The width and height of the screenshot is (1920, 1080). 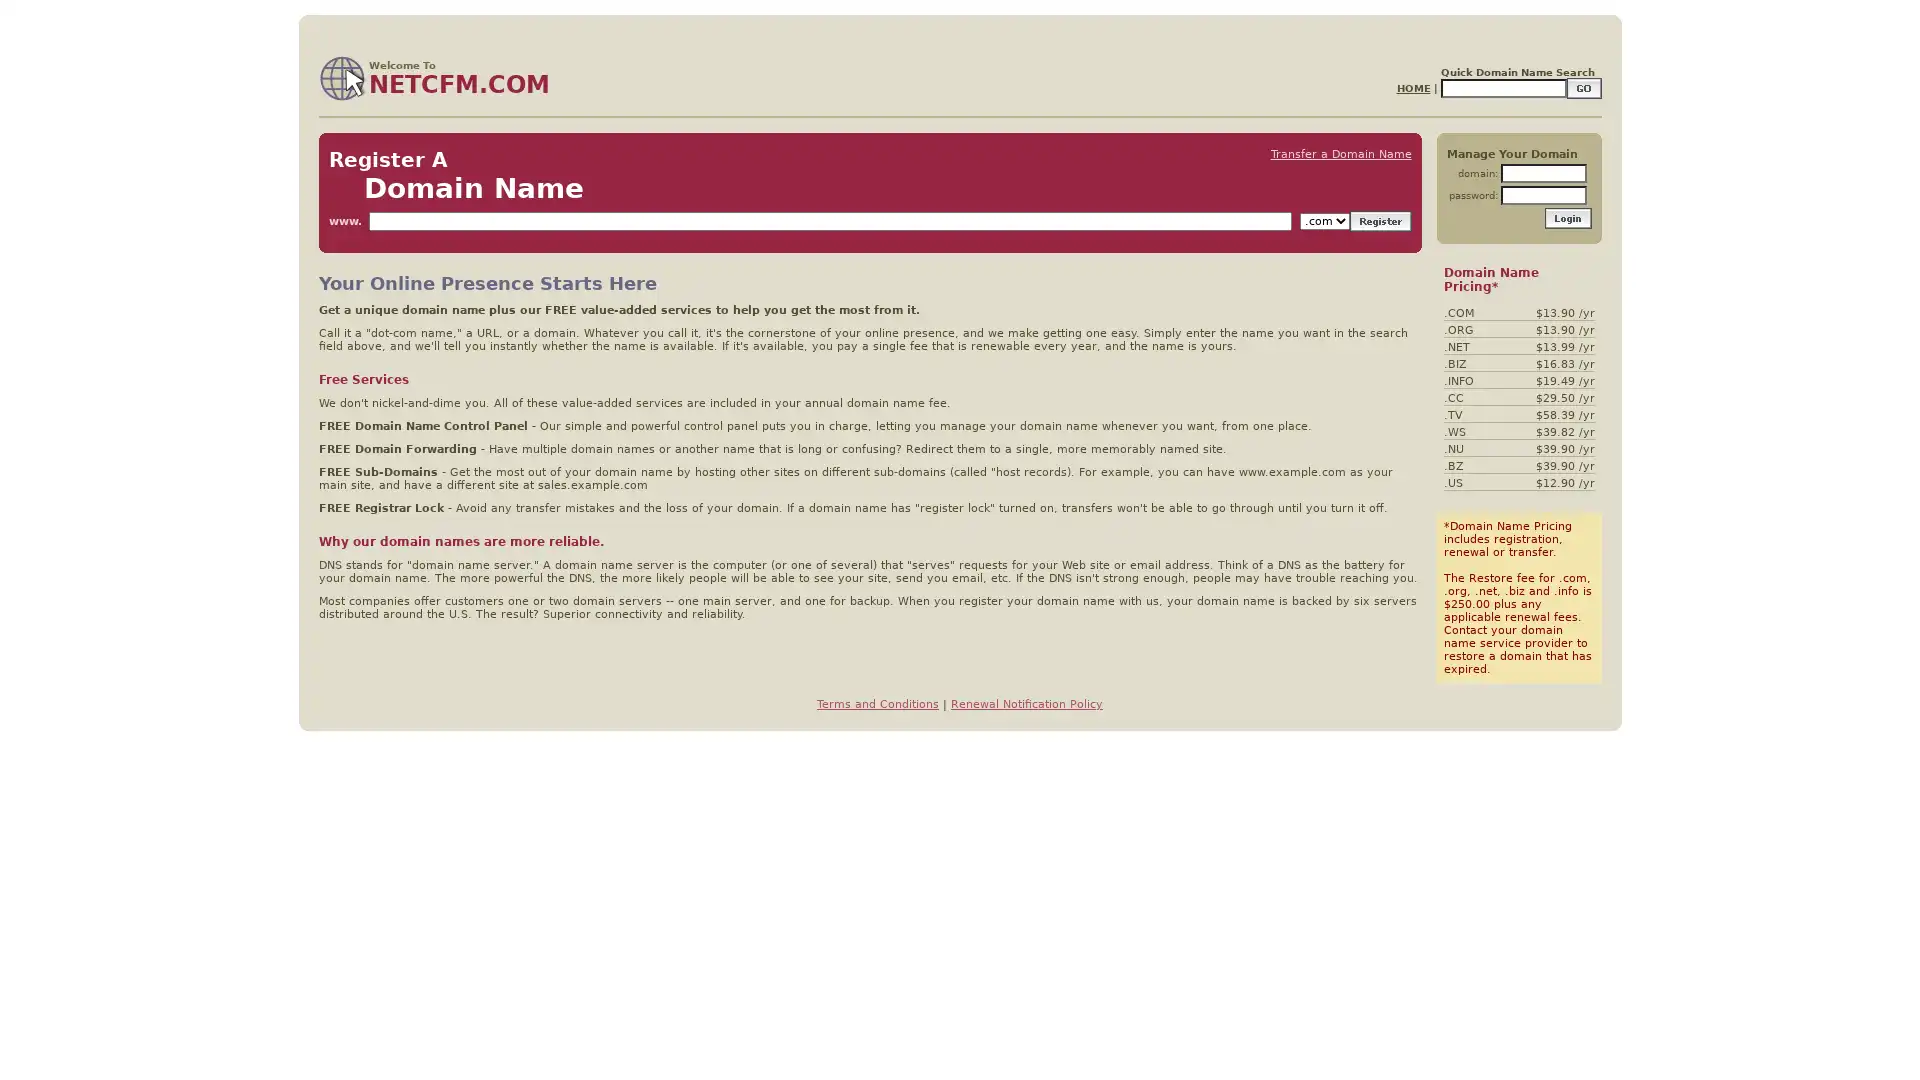 I want to click on Submit, so click(x=1566, y=218).